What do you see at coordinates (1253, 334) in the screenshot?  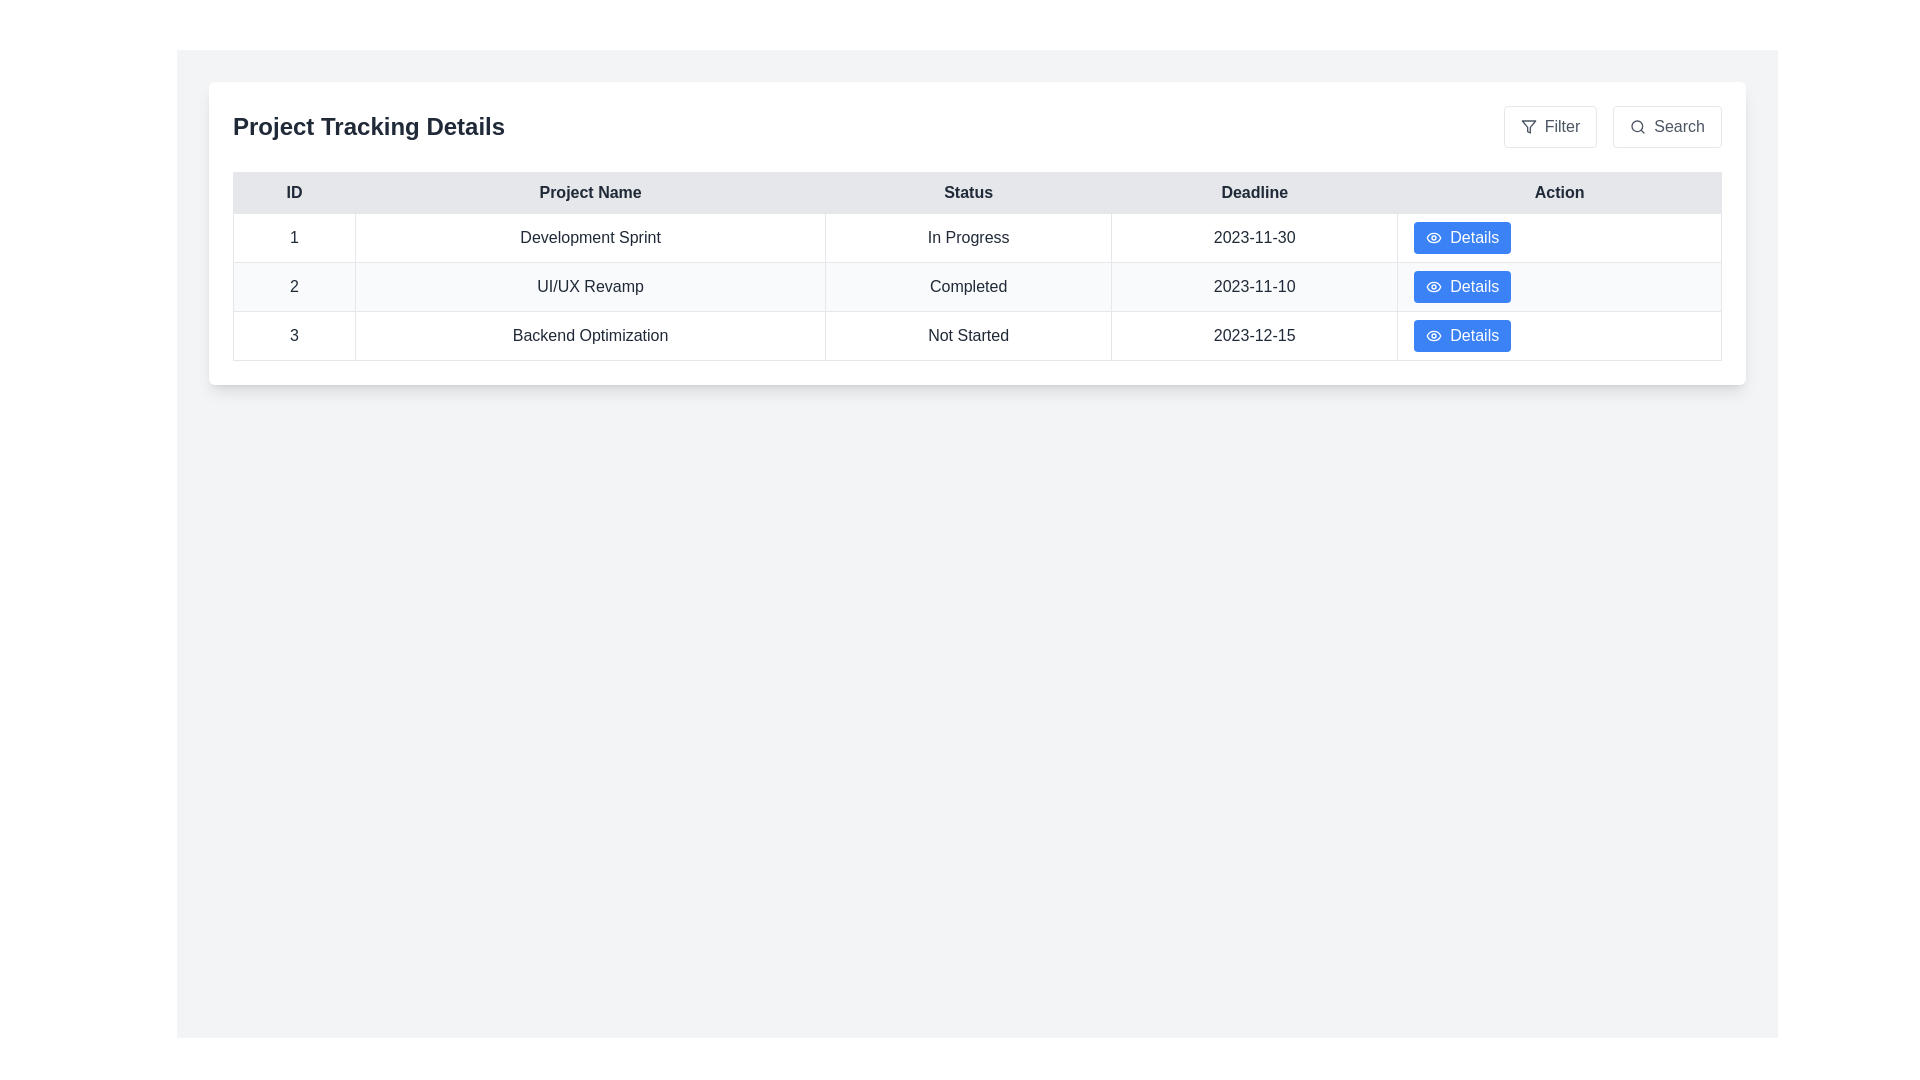 I see `the text label displaying the date '2023-12-15' in the fourth column of the third row of the table` at bounding box center [1253, 334].